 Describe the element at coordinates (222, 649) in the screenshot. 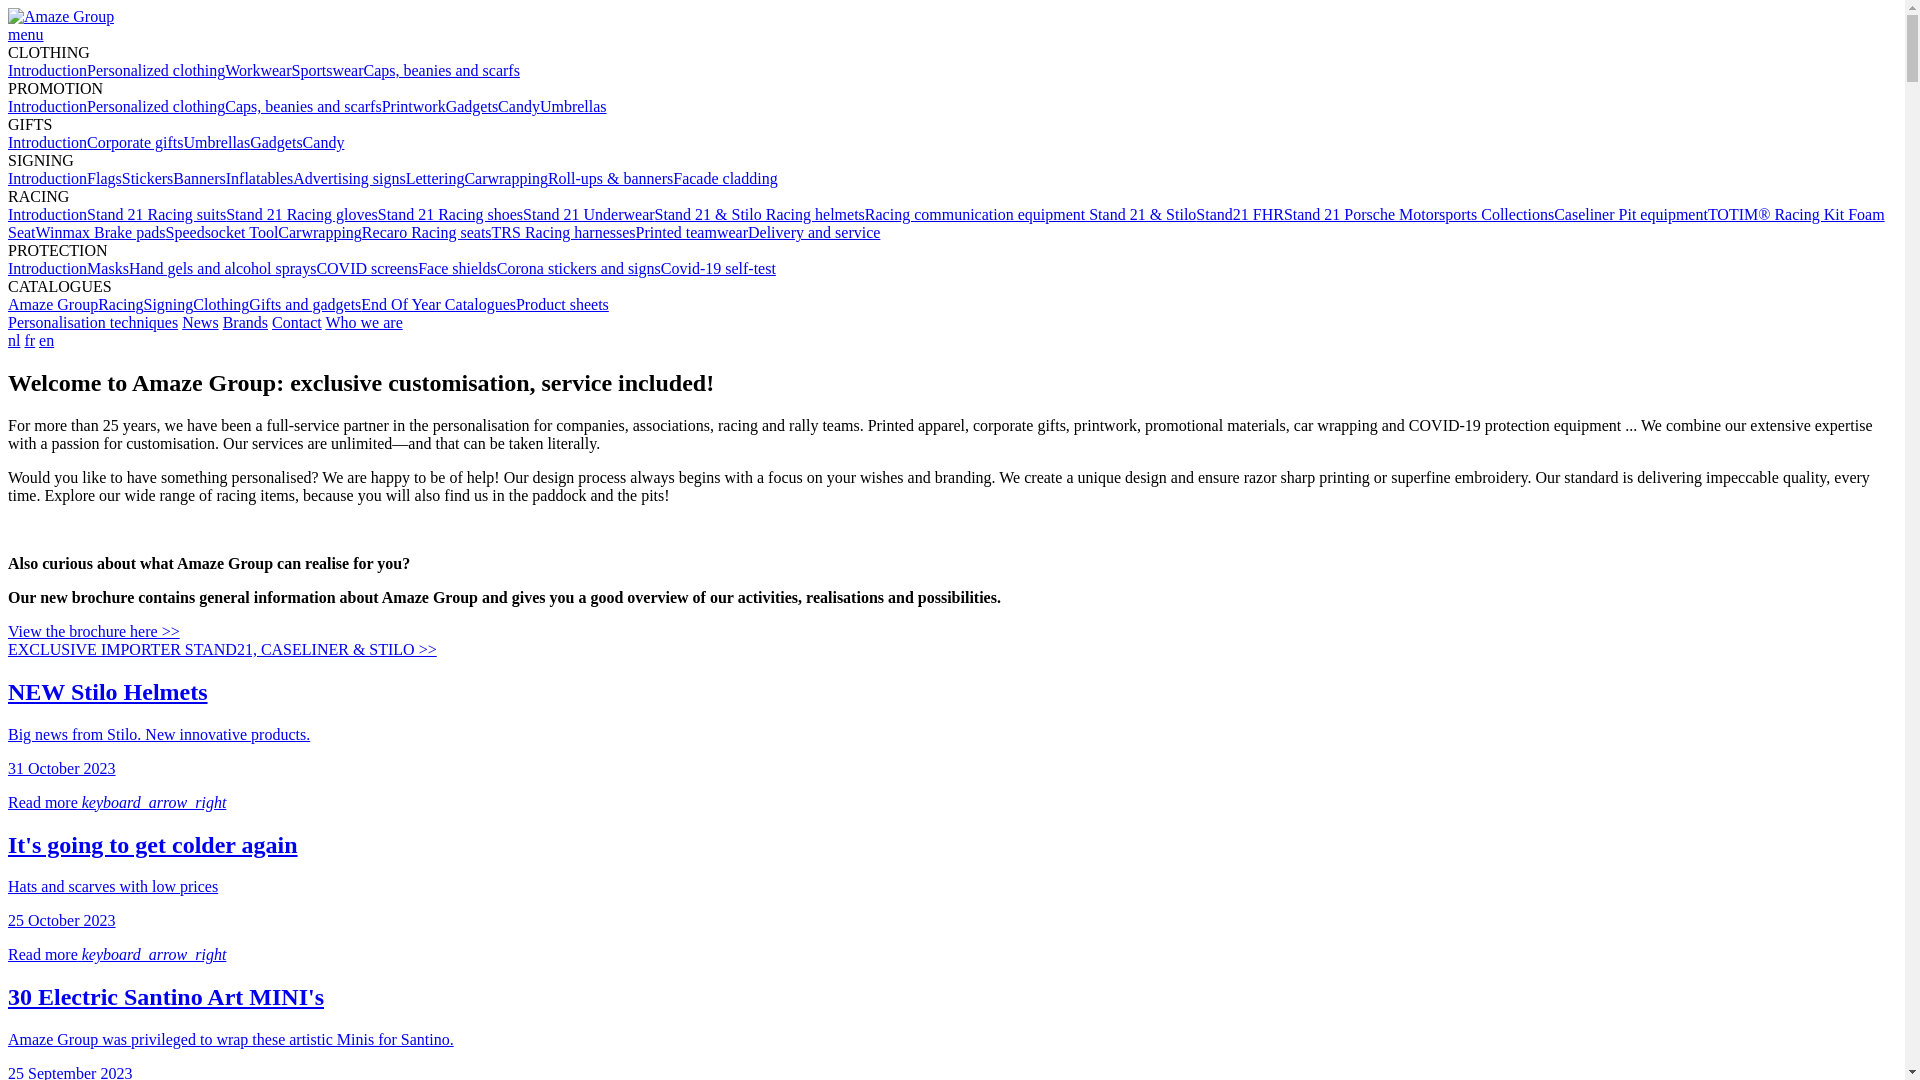

I see `'EXCLUSIVE IMPORTER STAND21, CASELINER & STILO >>'` at that location.